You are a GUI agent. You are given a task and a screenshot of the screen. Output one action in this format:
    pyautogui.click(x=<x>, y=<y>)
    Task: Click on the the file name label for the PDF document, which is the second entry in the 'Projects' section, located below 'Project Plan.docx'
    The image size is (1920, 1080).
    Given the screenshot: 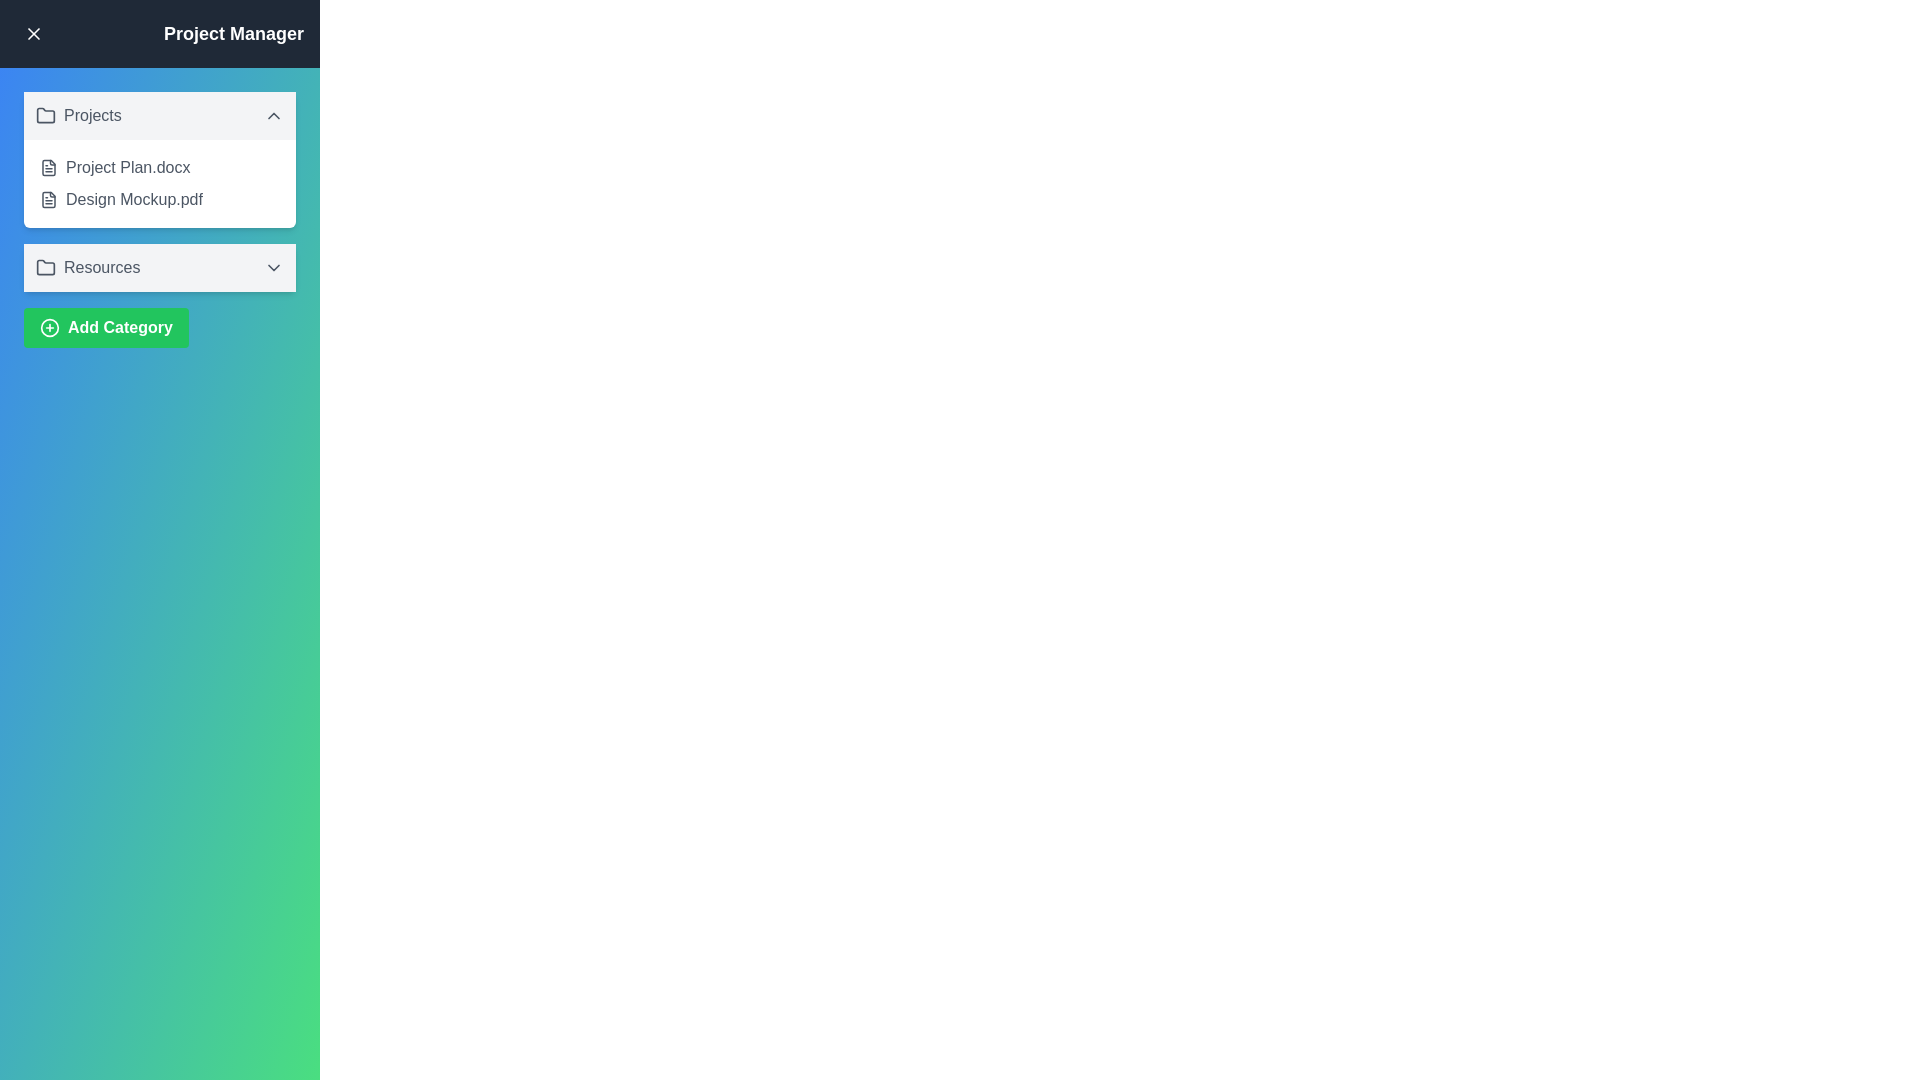 What is the action you would take?
    pyautogui.click(x=133, y=200)
    